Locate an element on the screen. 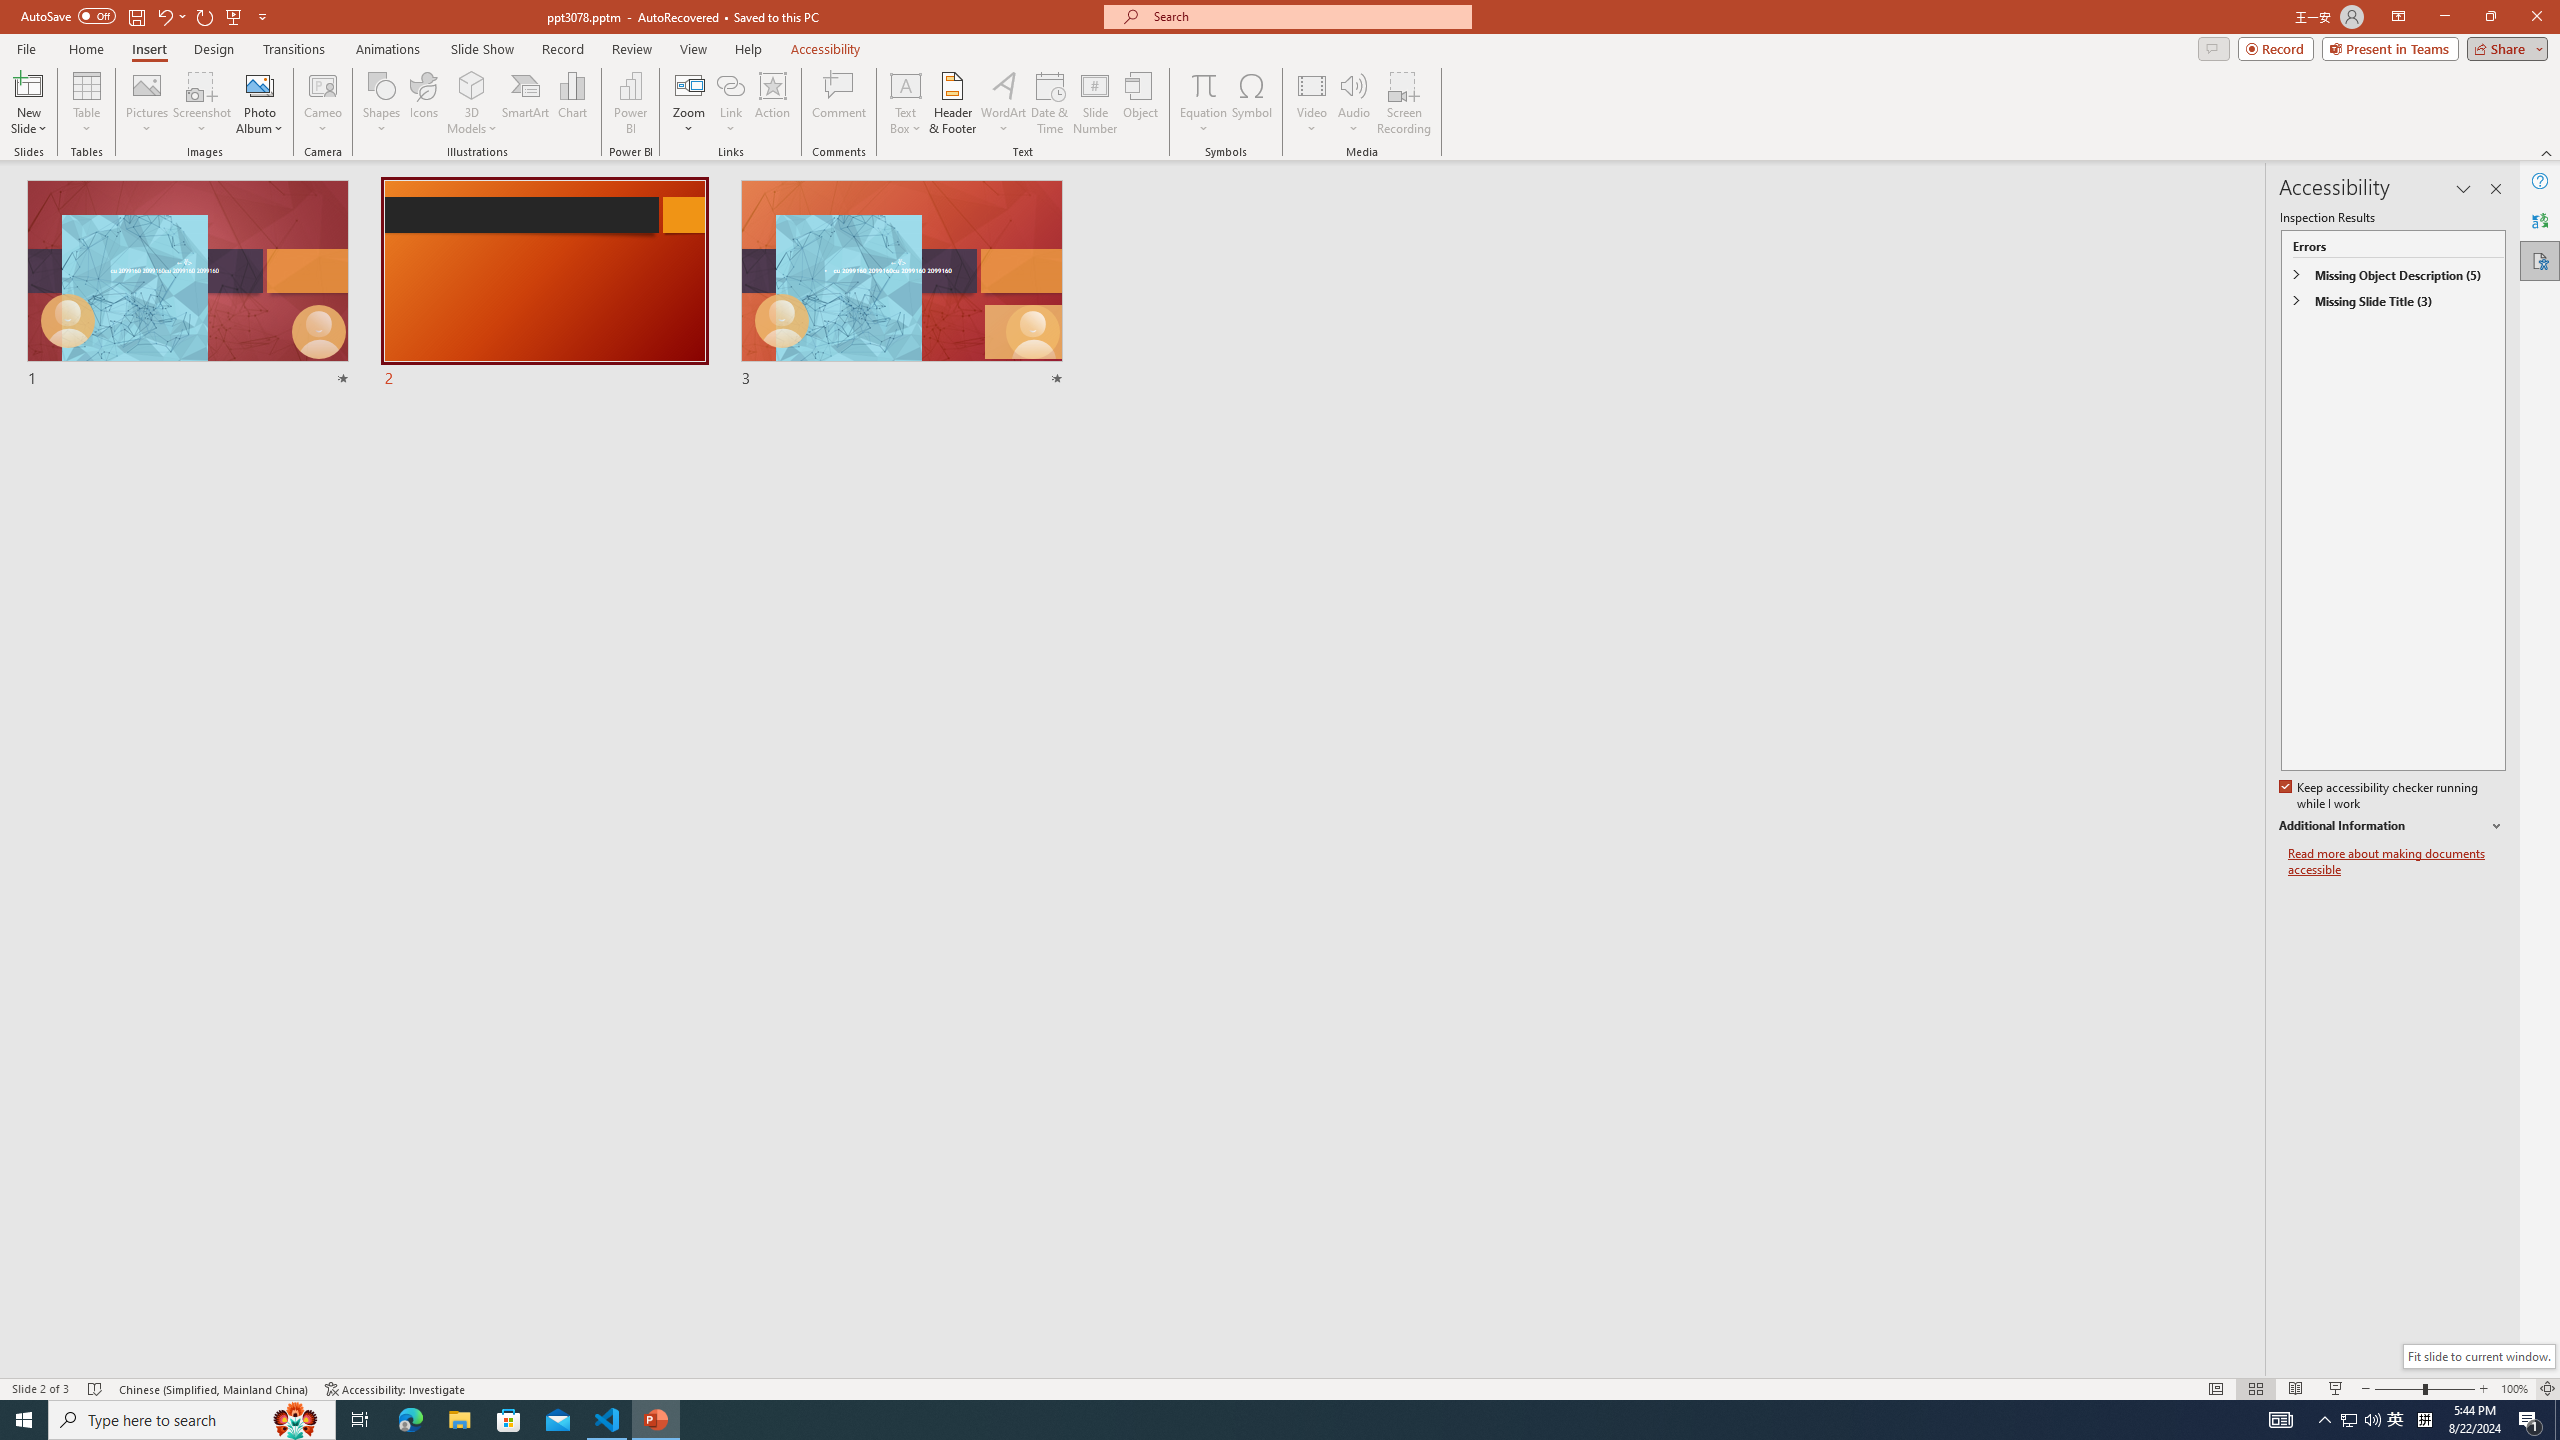 The height and width of the screenshot is (1440, 2560). 'Collapse the Ribbon' is located at coordinates (2547, 153).